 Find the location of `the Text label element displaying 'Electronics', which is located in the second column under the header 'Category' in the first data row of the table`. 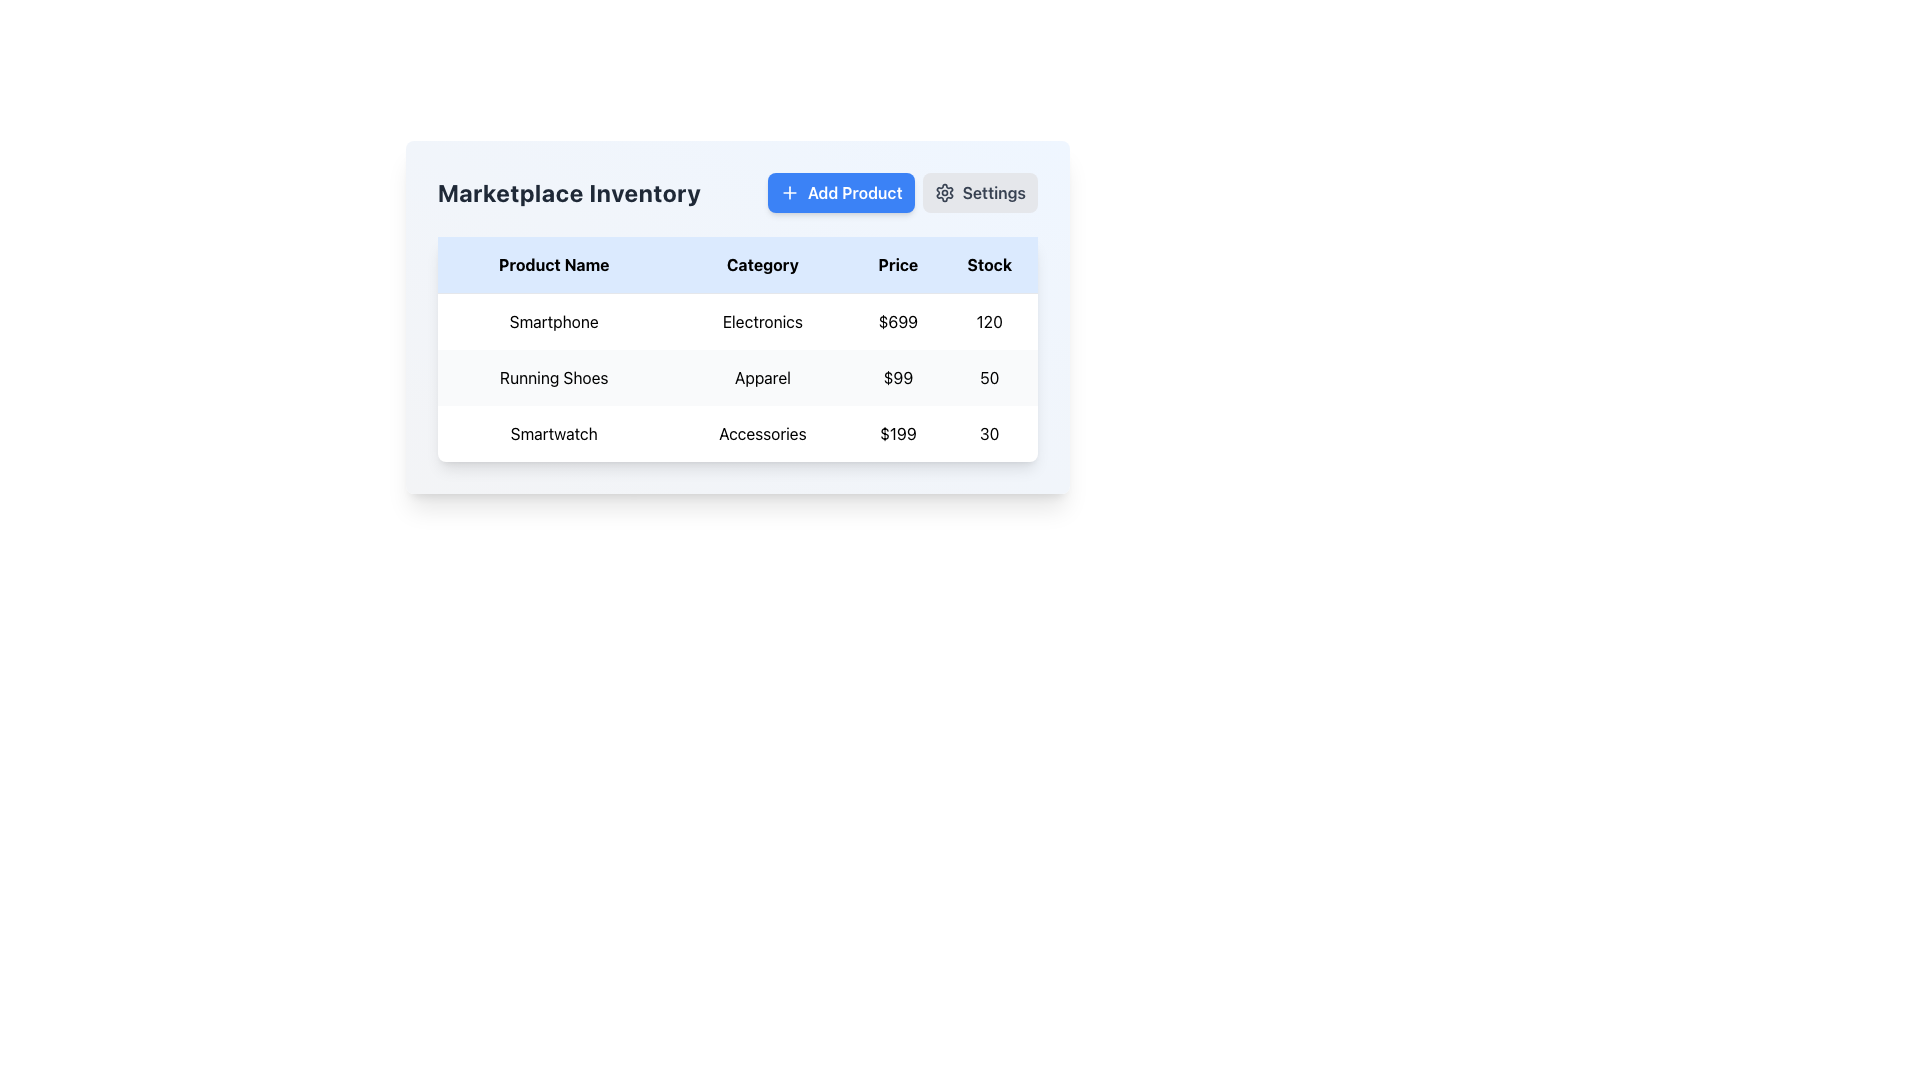

the Text label element displaying 'Electronics', which is located in the second column under the header 'Category' in the first data row of the table is located at coordinates (761, 320).